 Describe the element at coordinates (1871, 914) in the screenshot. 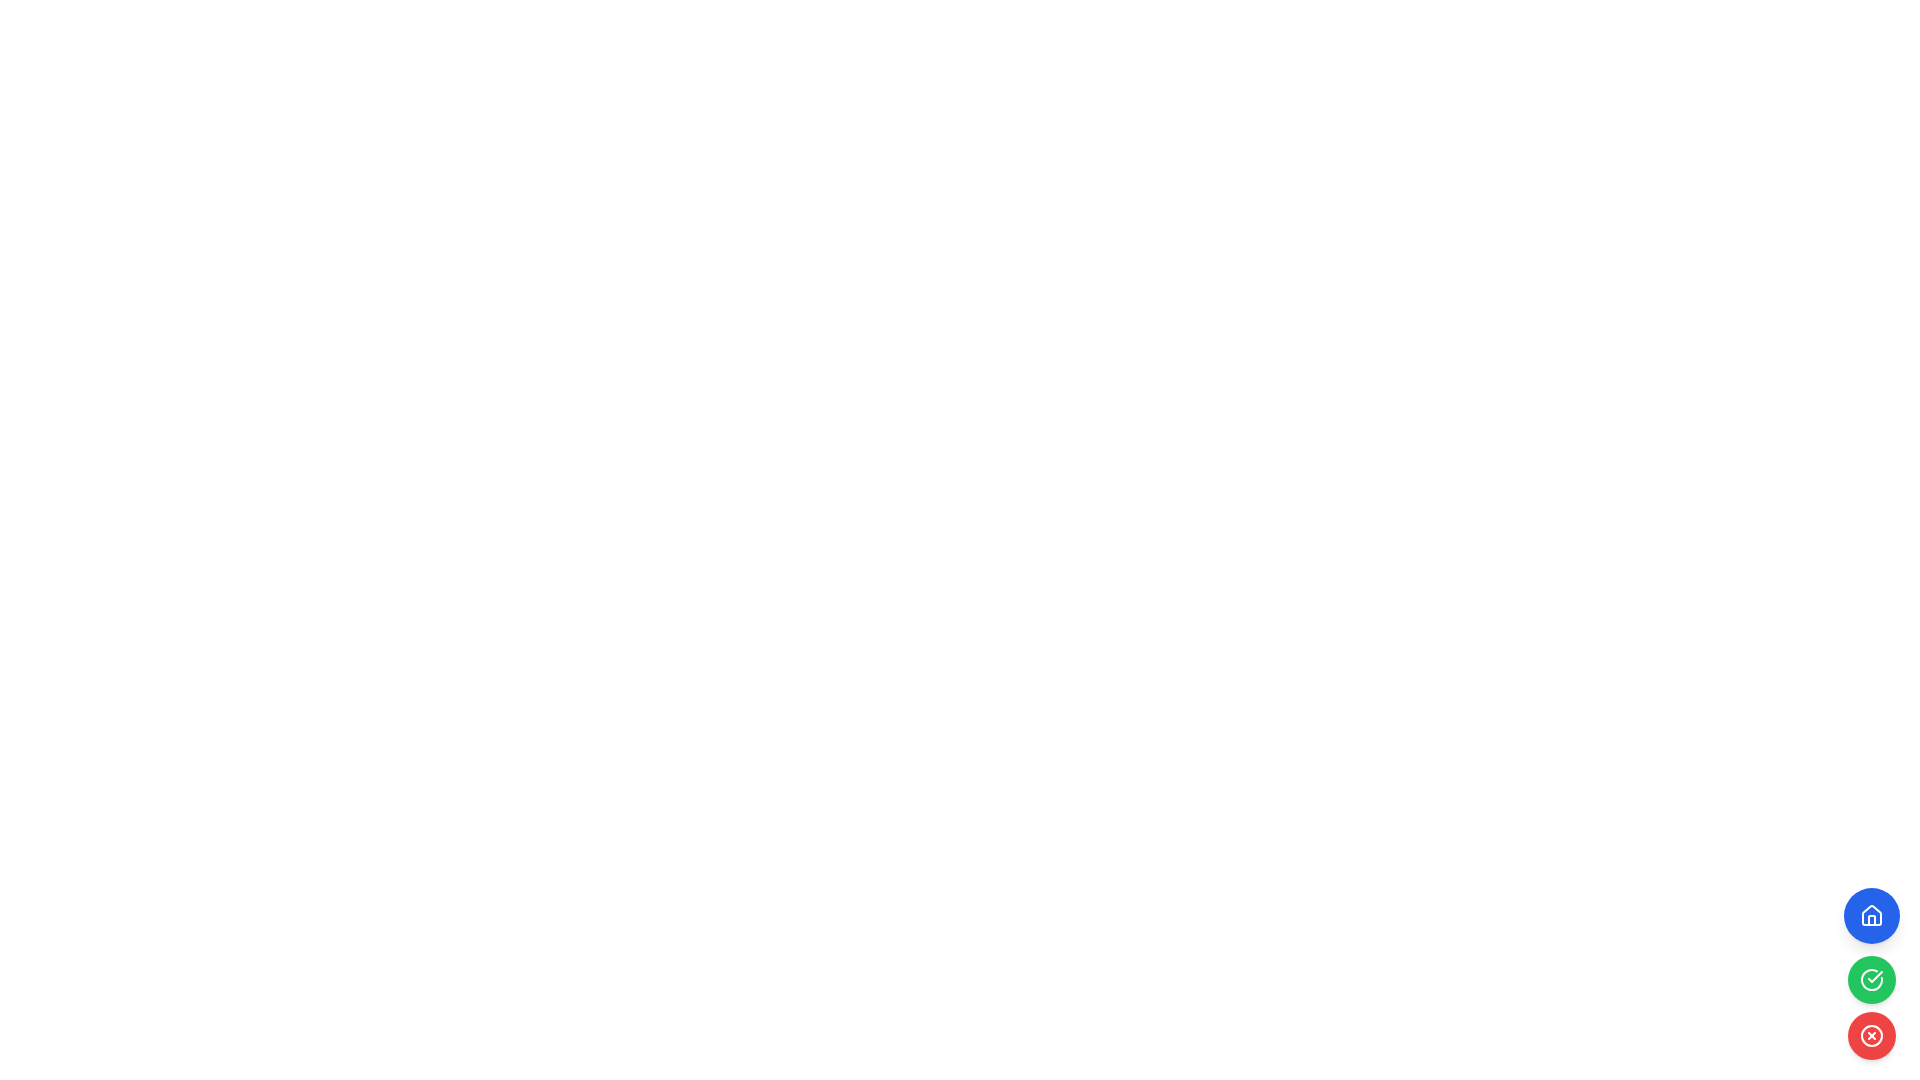

I see `the stylized house icon, which is part of a larger blue circular button located at the top of a vertical stack on the right side of the interface` at that location.